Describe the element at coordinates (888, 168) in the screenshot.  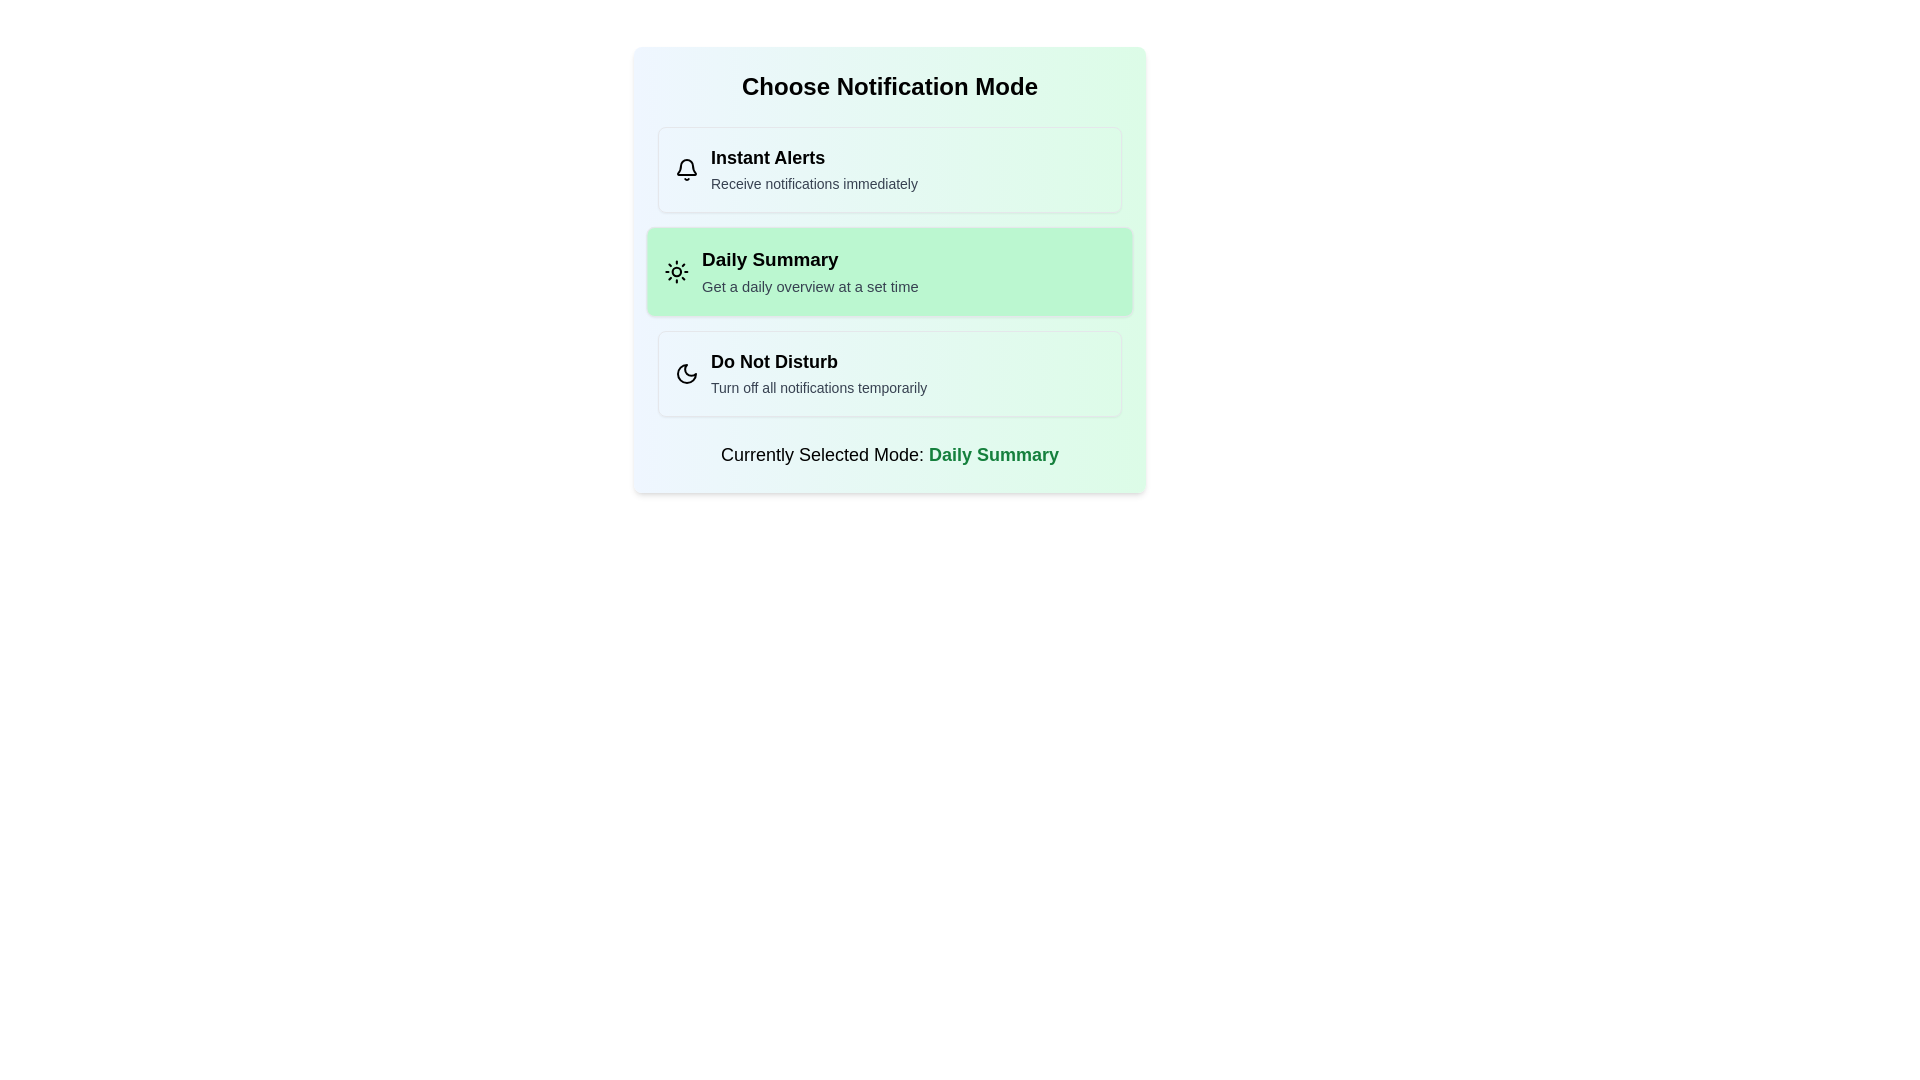
I see `the 'Instant Alerts' button, which is the first option in the 'Choose Notification Mode' card` at that location.